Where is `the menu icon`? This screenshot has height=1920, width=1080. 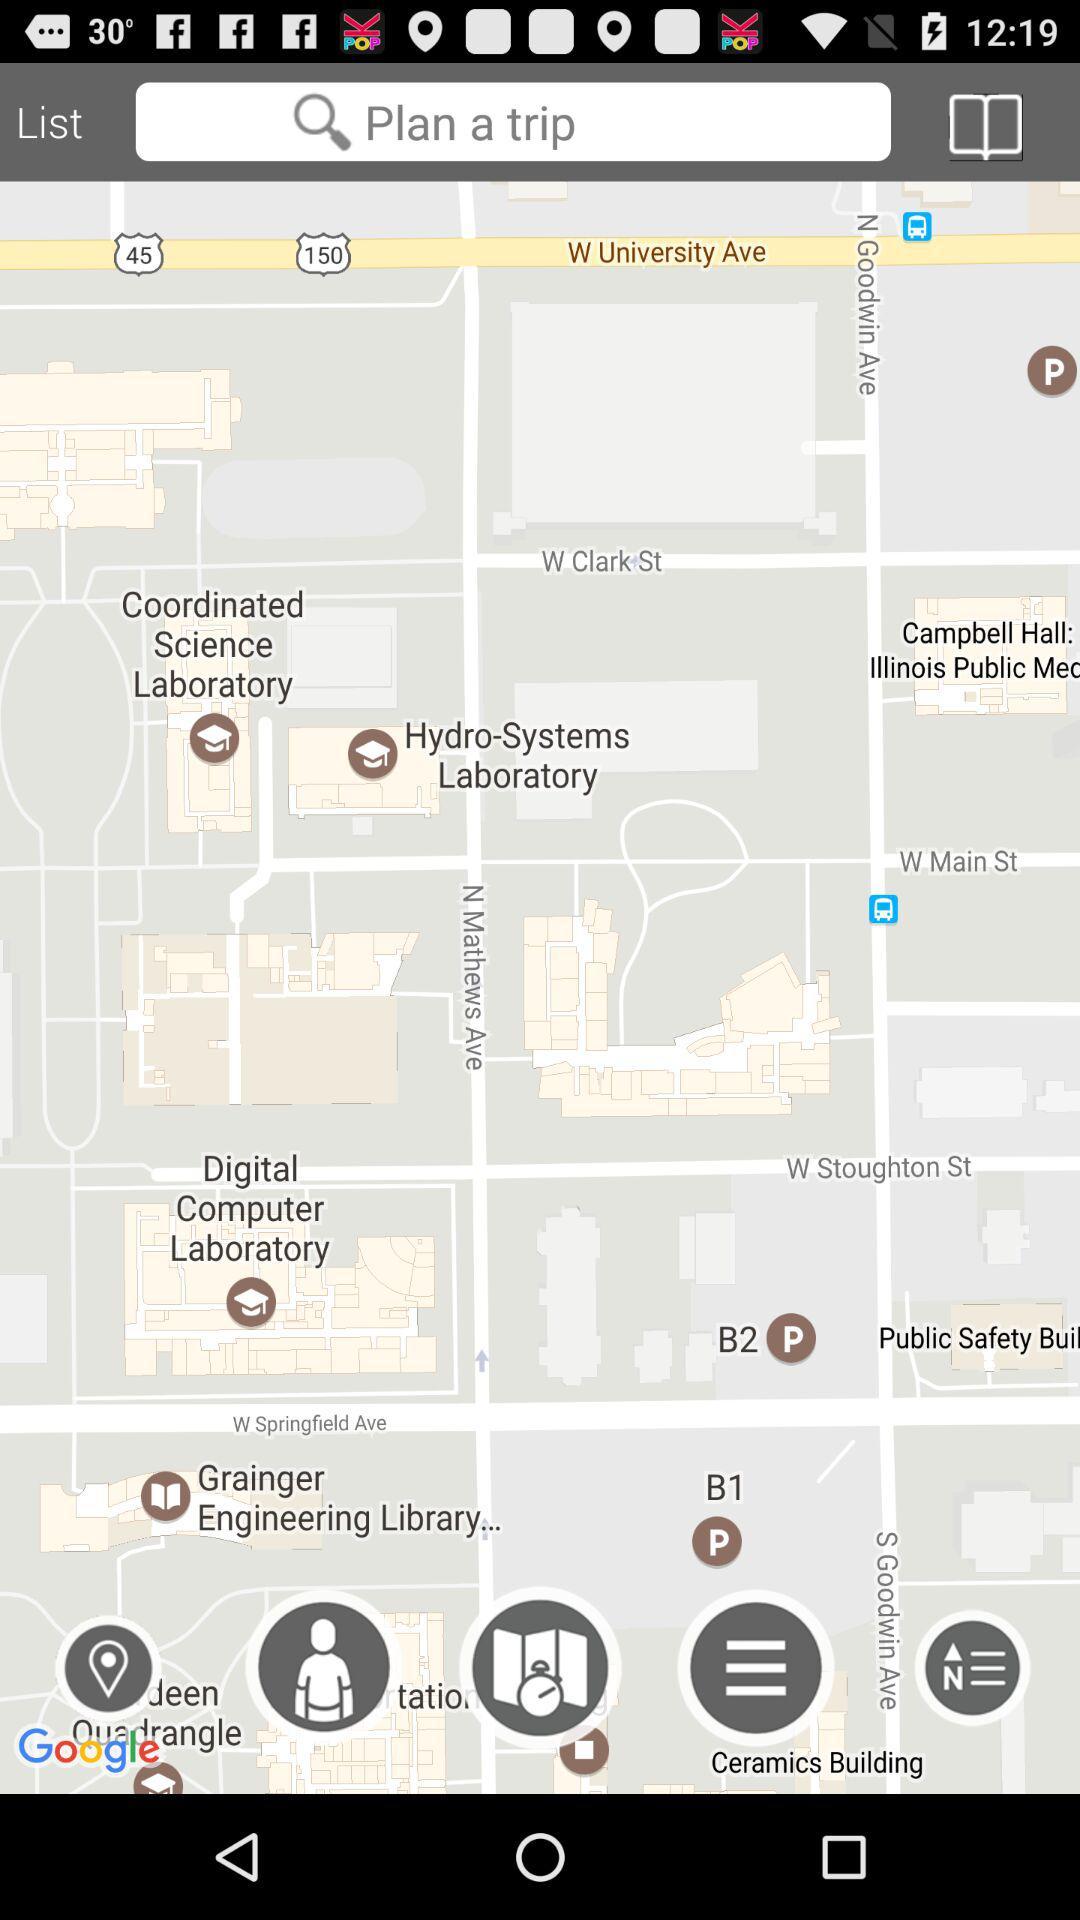 the menu icon is located at coordinates (756, 1785).